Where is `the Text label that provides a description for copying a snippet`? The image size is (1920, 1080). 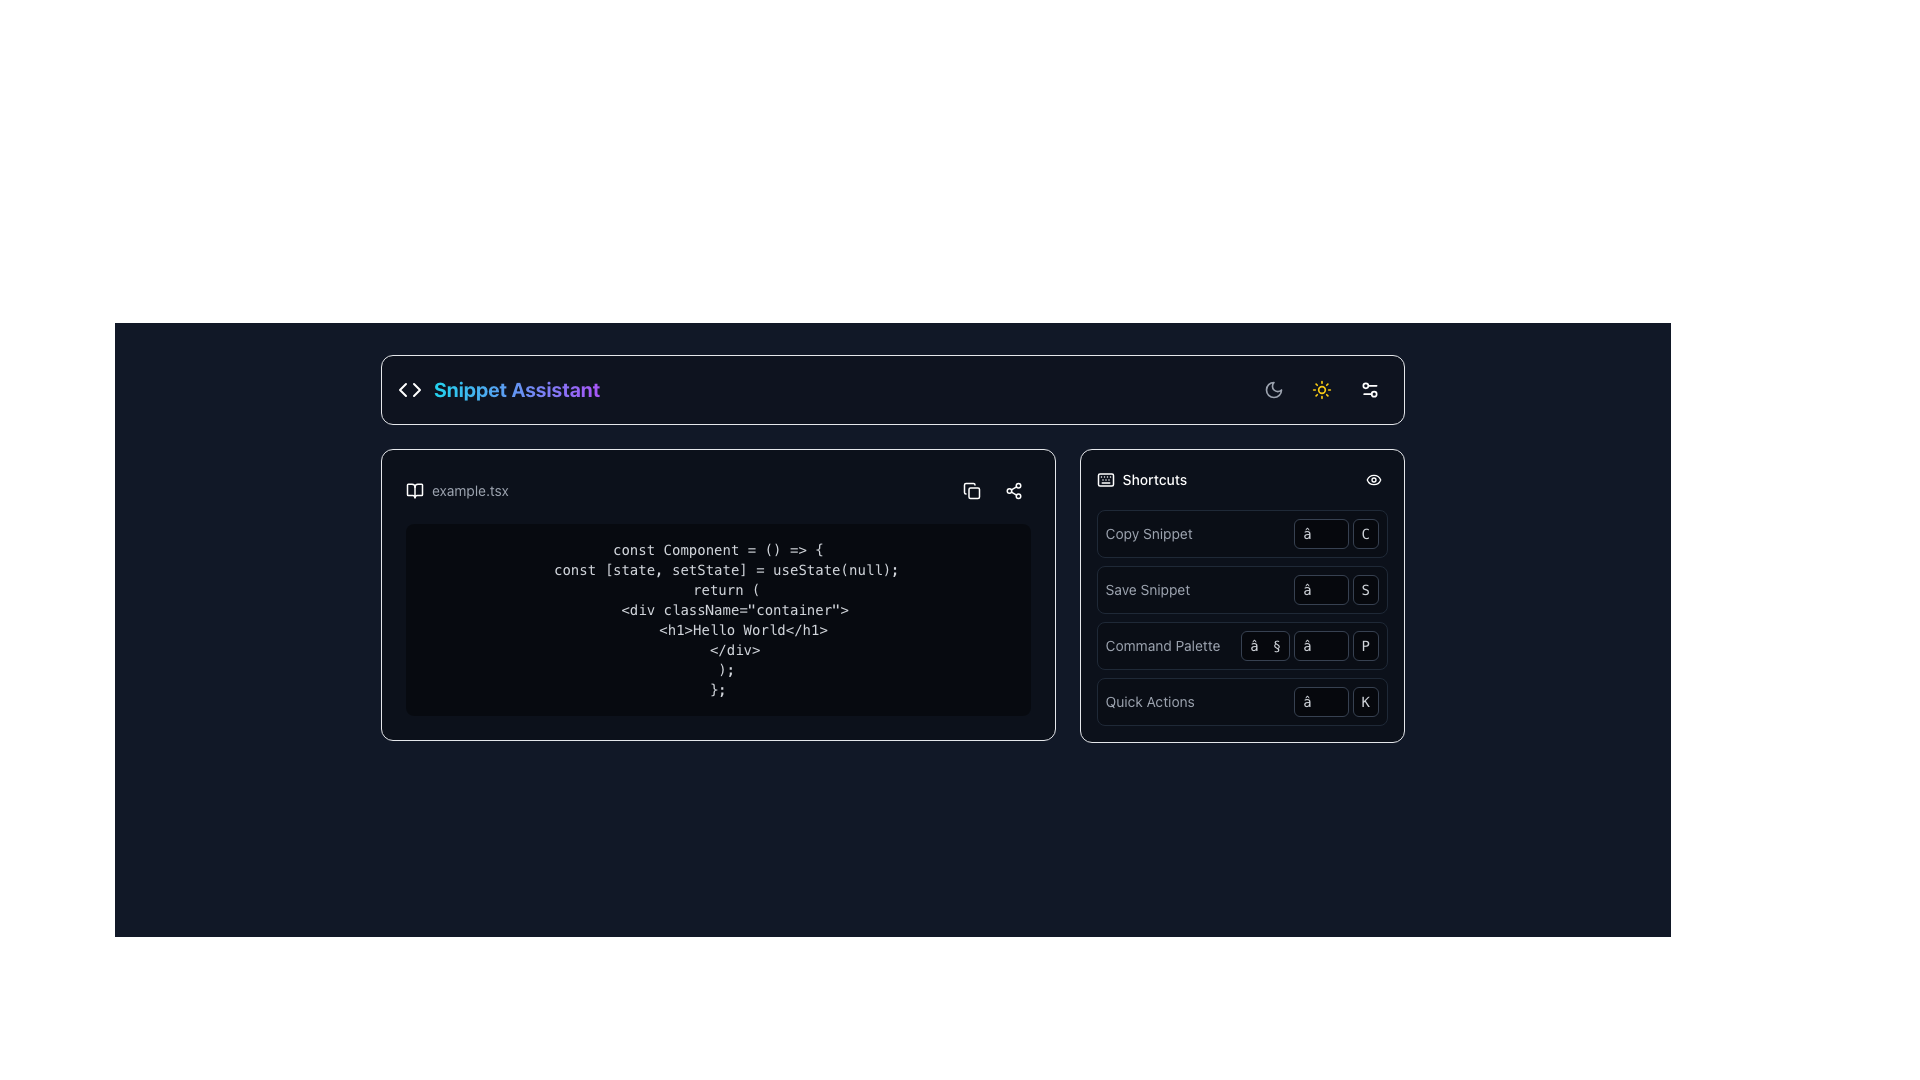
the Text label that provides a description for copying a snippet is located at coordinates (1149, 532).